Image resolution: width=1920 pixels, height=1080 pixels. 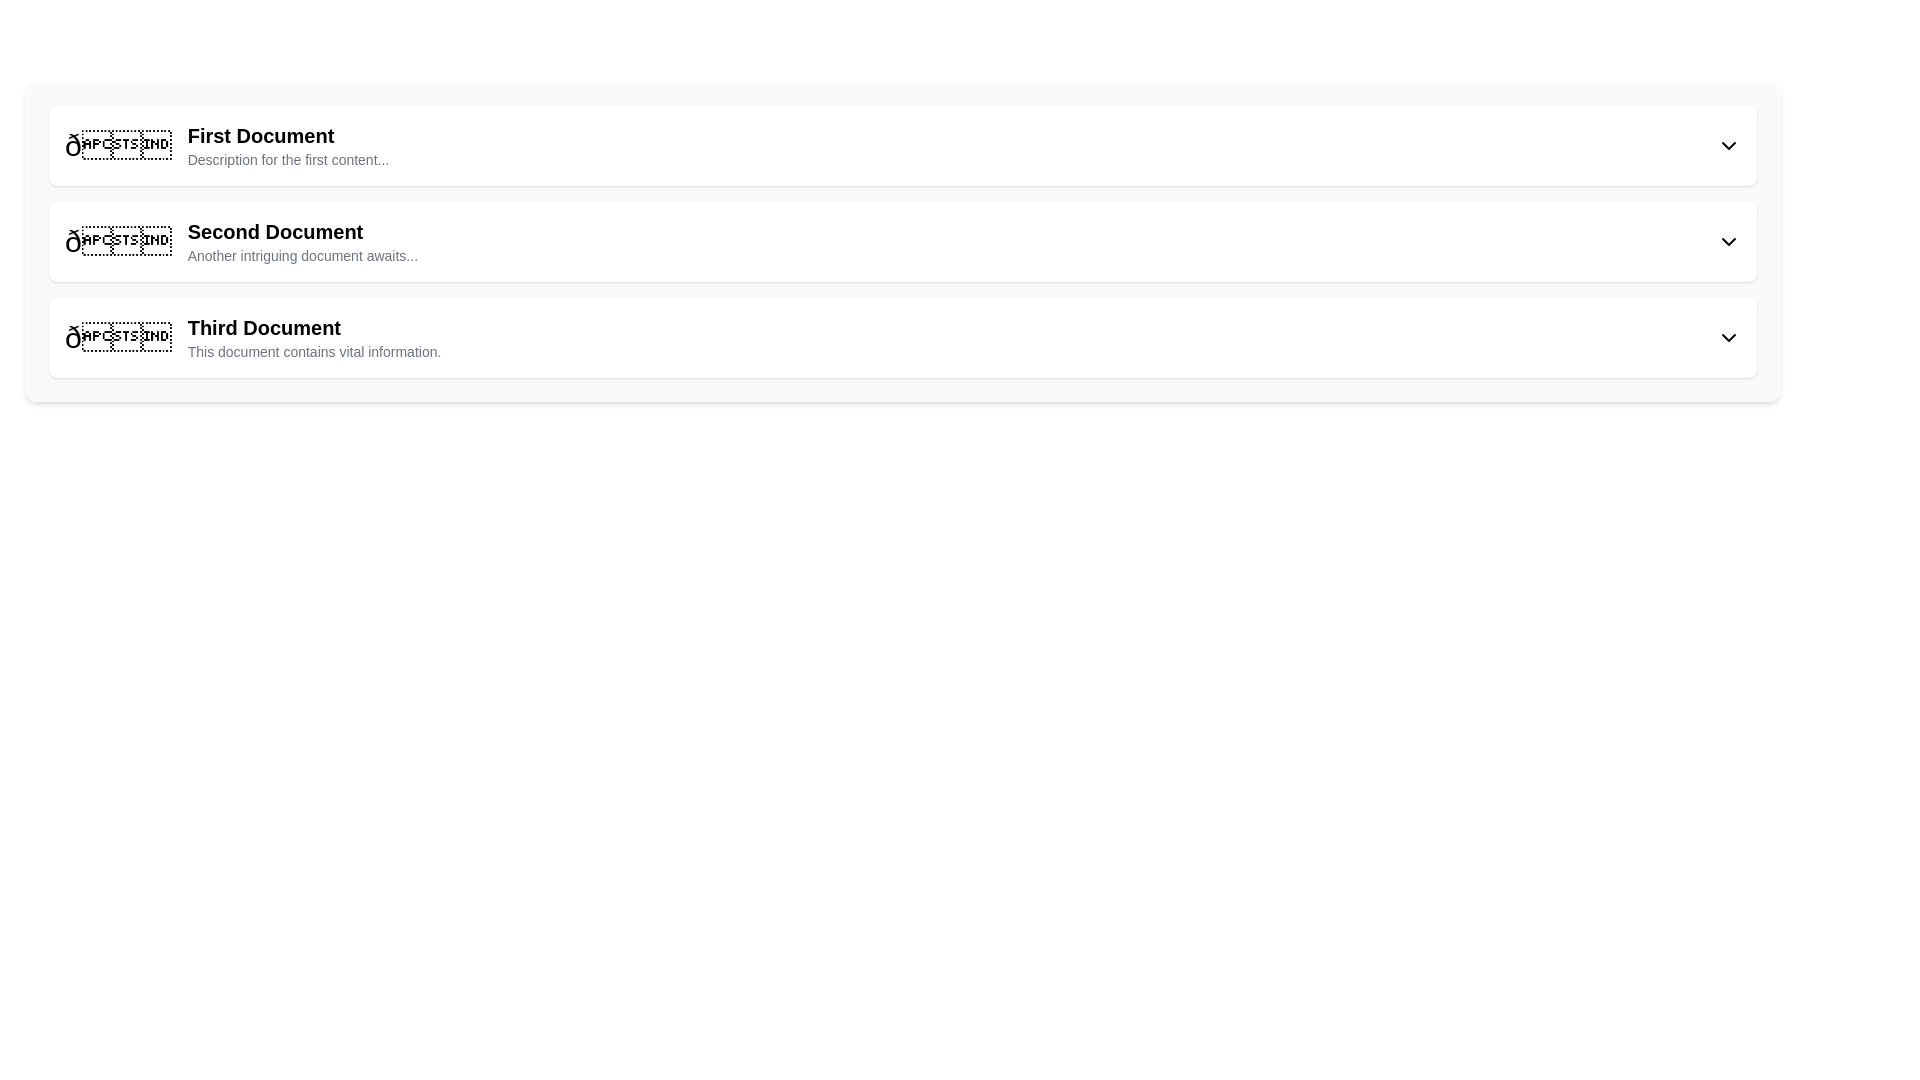 I want to click on the third document list item, which is located below 'Second Document' and provides access to its detailed content, so click(x=901, y=337).